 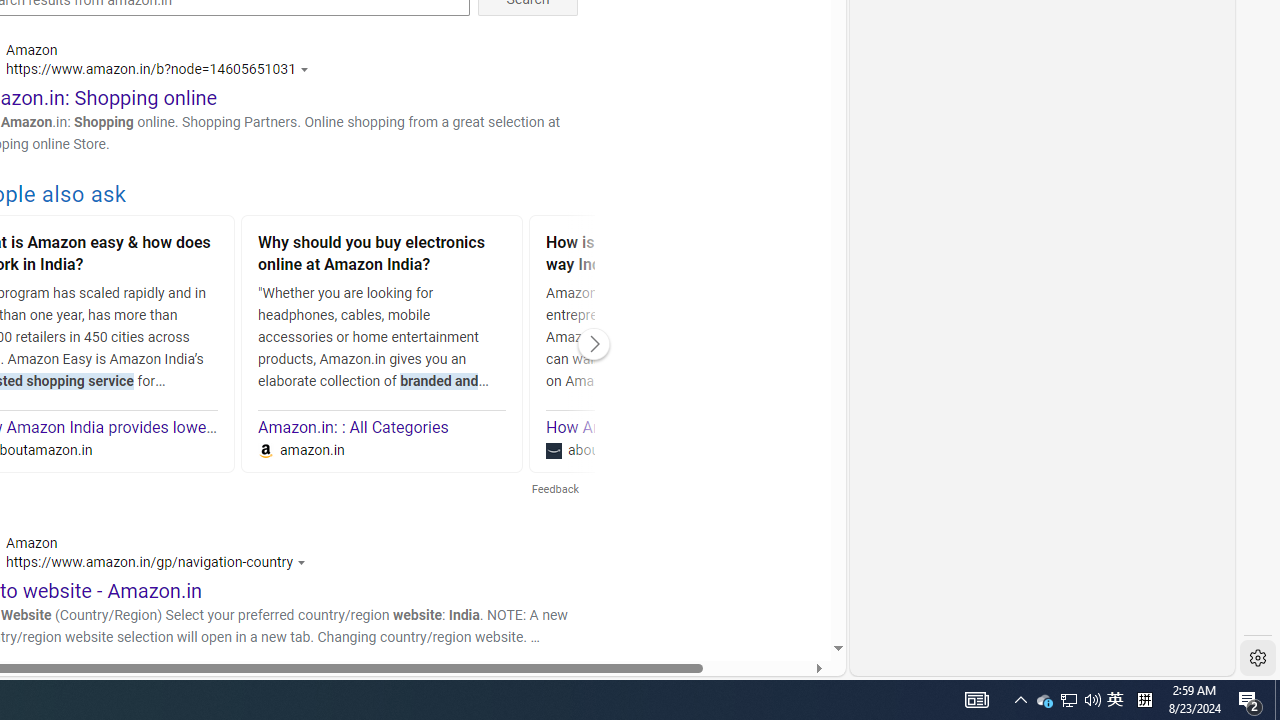 I want to click on 'Why should you buy electronics online at Amazon India?', so click(x=382, y=255).